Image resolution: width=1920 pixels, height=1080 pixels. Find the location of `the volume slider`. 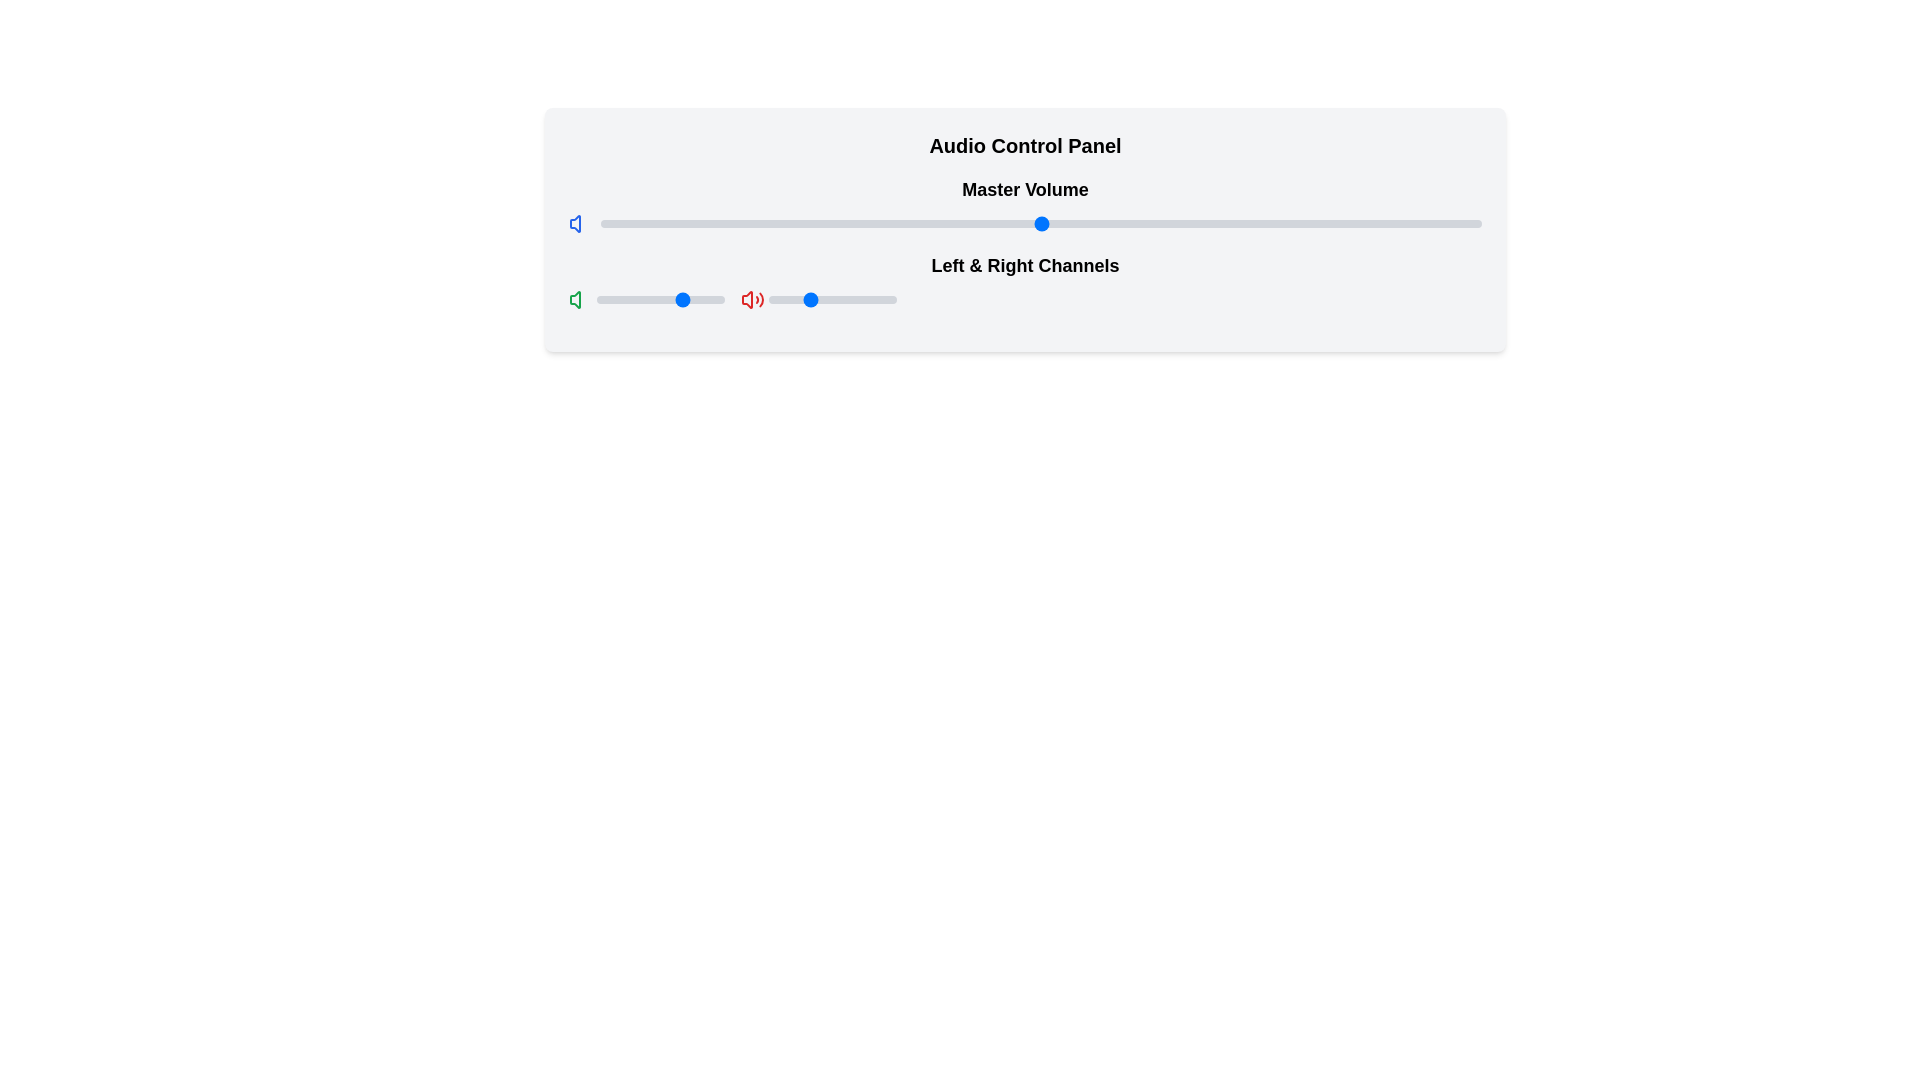

the volume slider is located at coordinates (917, 219).